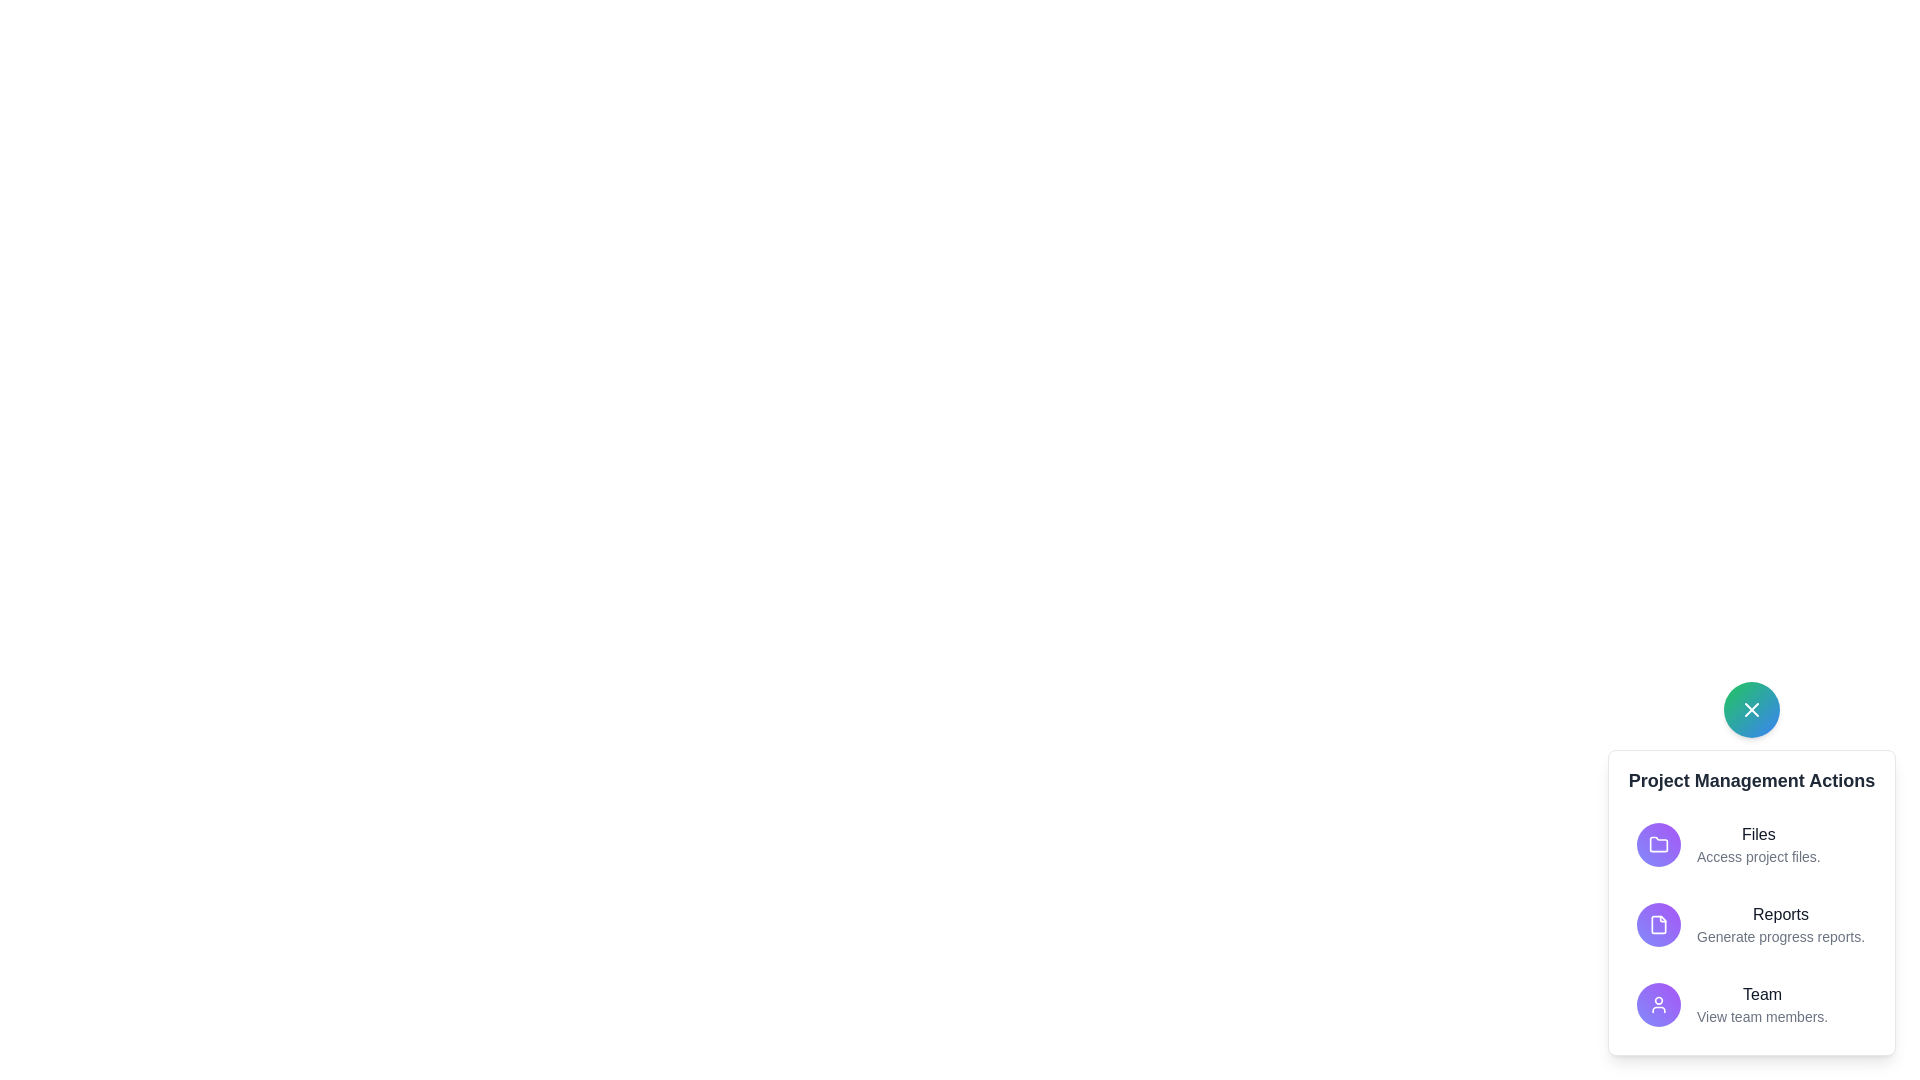 The width and height of the screenshot is (1920, 1080). I want to click on the text in the popup corresponding to Files, so click(1757, 834).